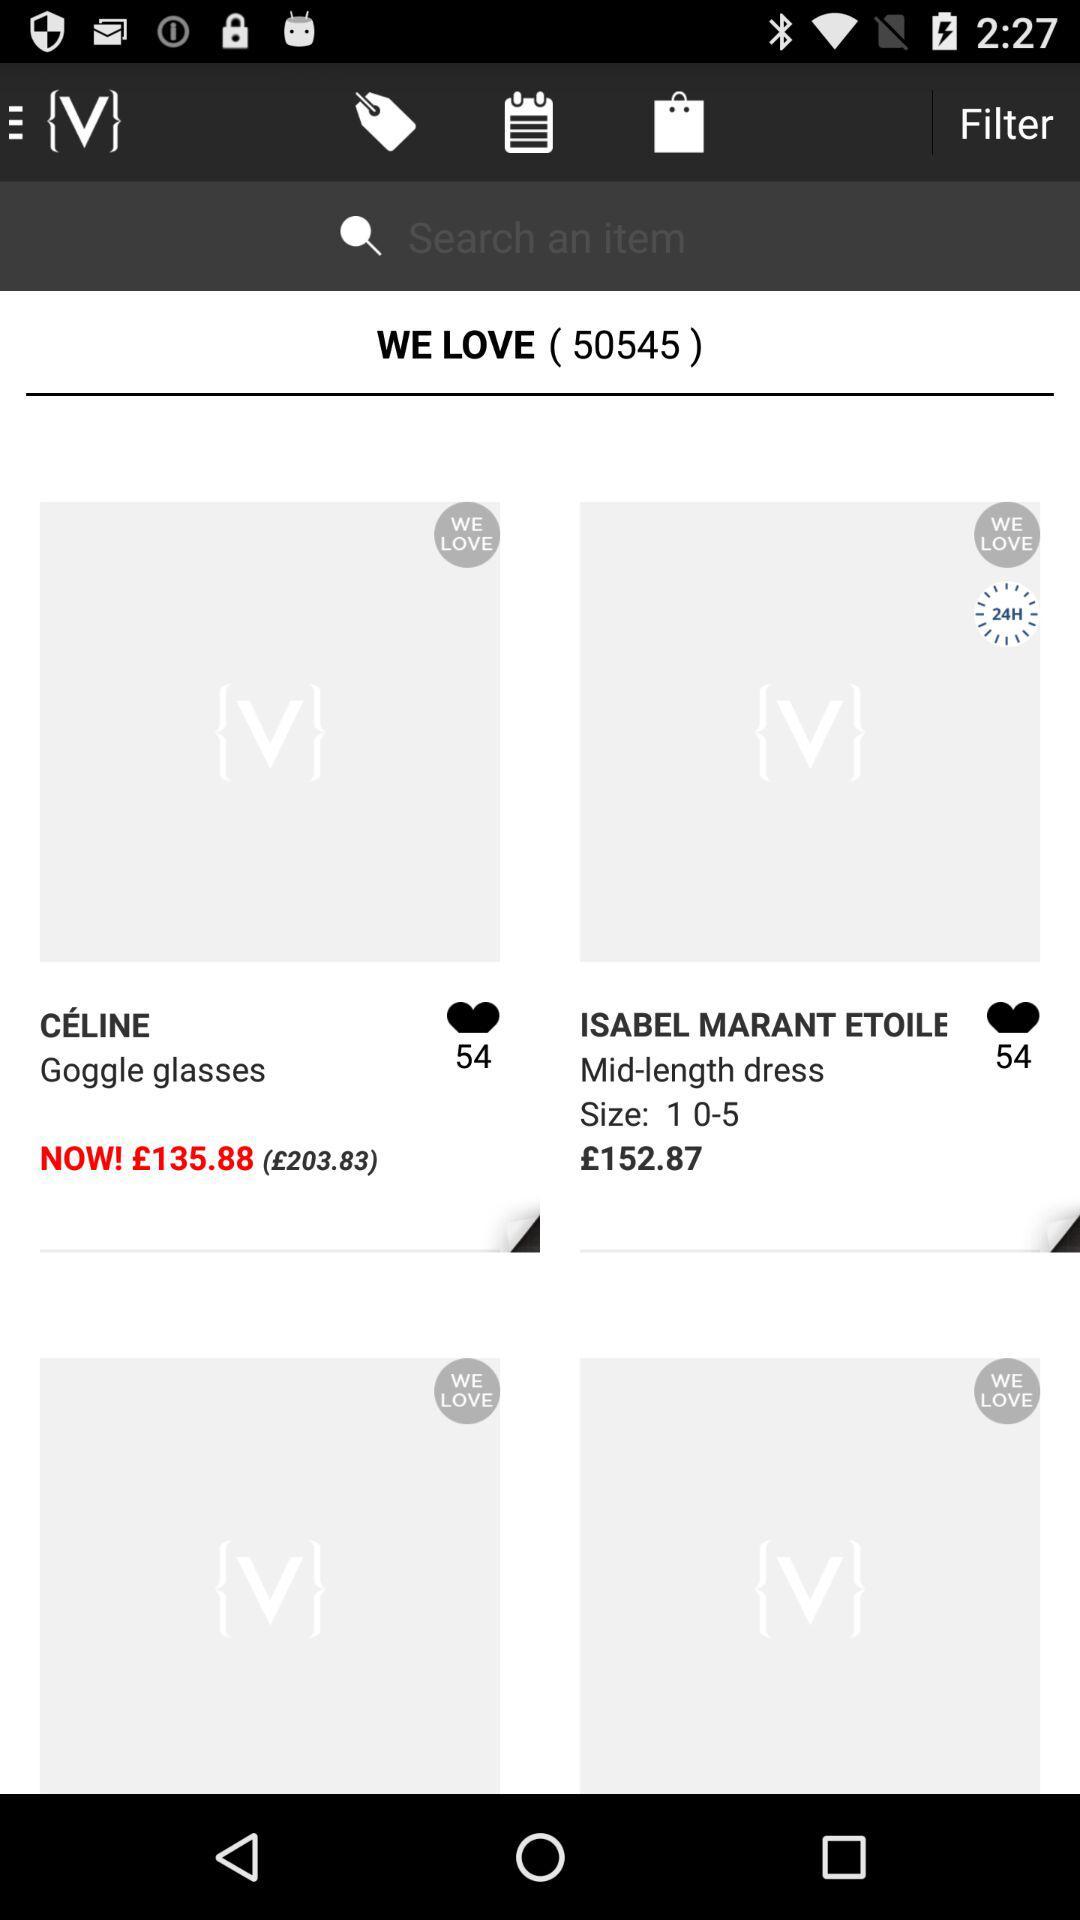 The image size is (1080, 1920). I want to click on the 2nd icon to the left side from filter, so click(527, 121).